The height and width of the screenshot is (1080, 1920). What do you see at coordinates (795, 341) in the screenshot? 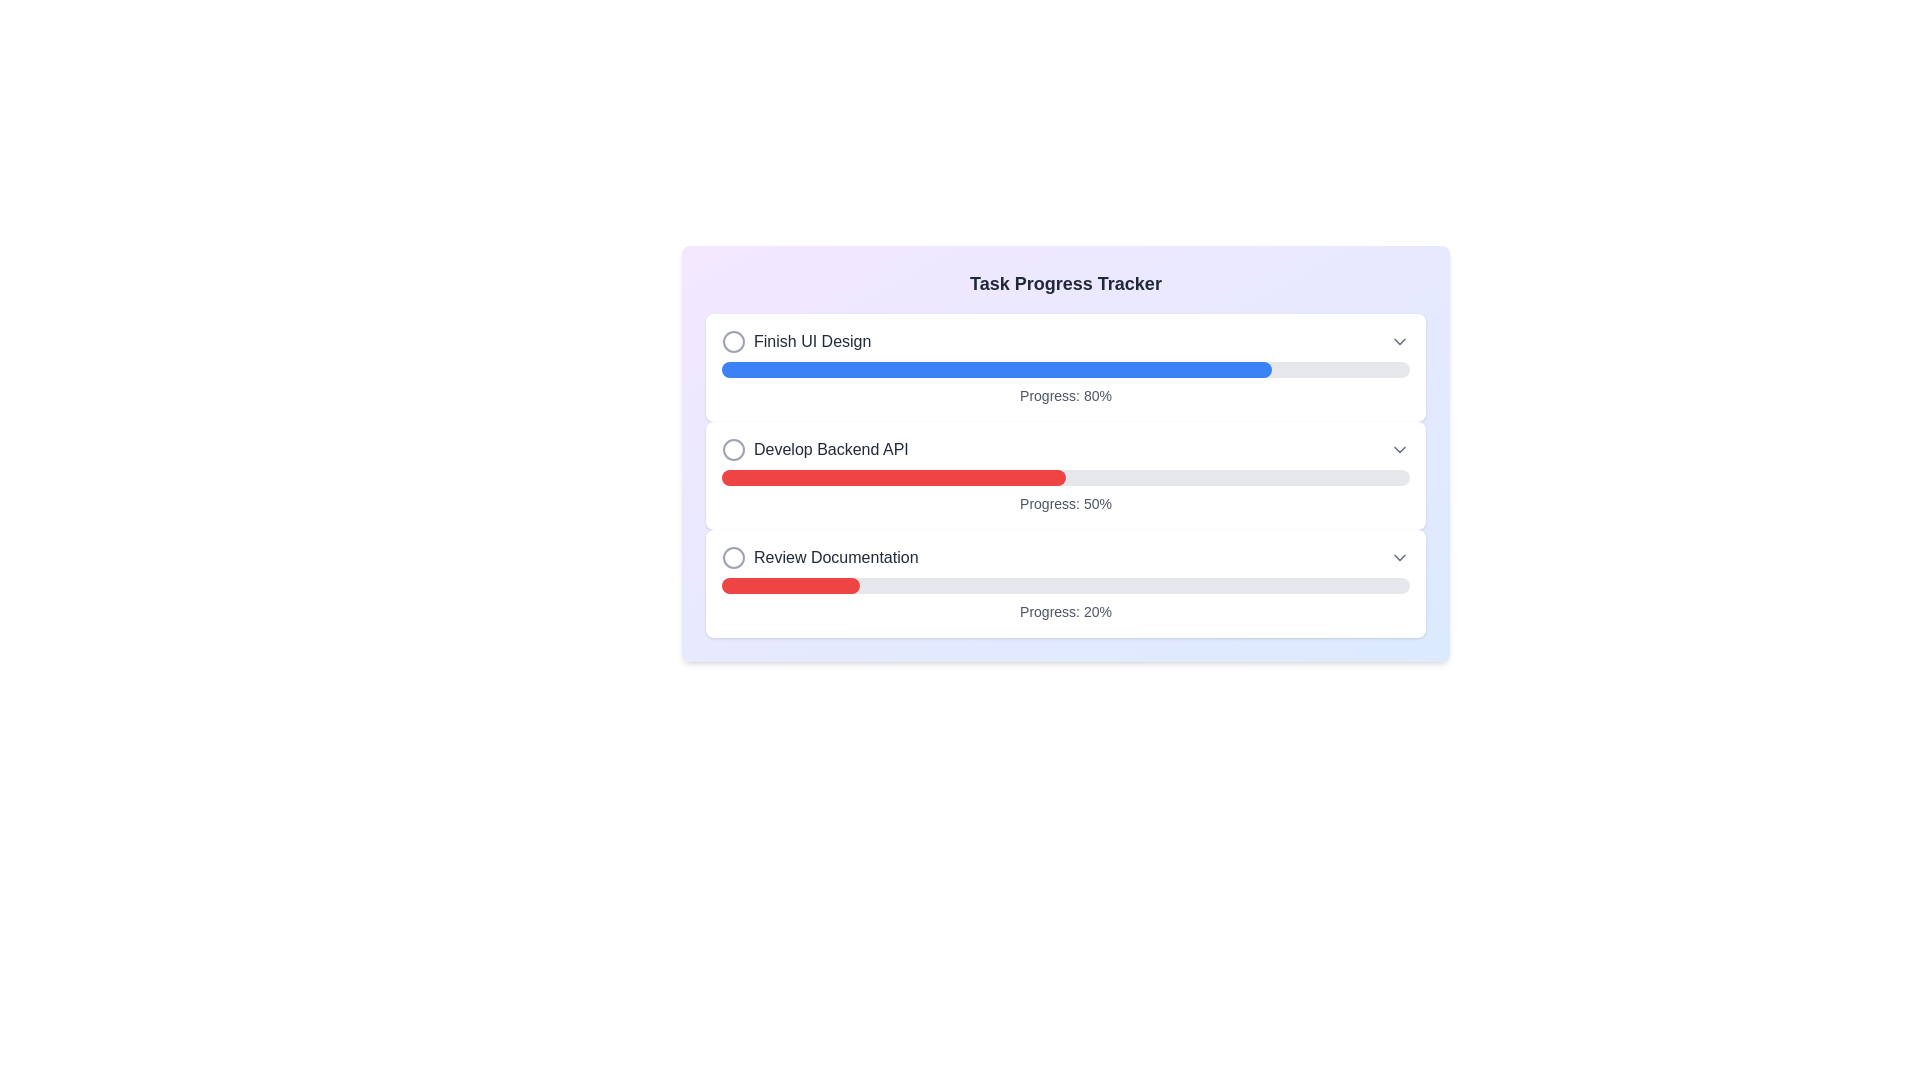
I see `the 'Finish UI Design' label with an associated progress marker icon` at bounding box center [795, 341].